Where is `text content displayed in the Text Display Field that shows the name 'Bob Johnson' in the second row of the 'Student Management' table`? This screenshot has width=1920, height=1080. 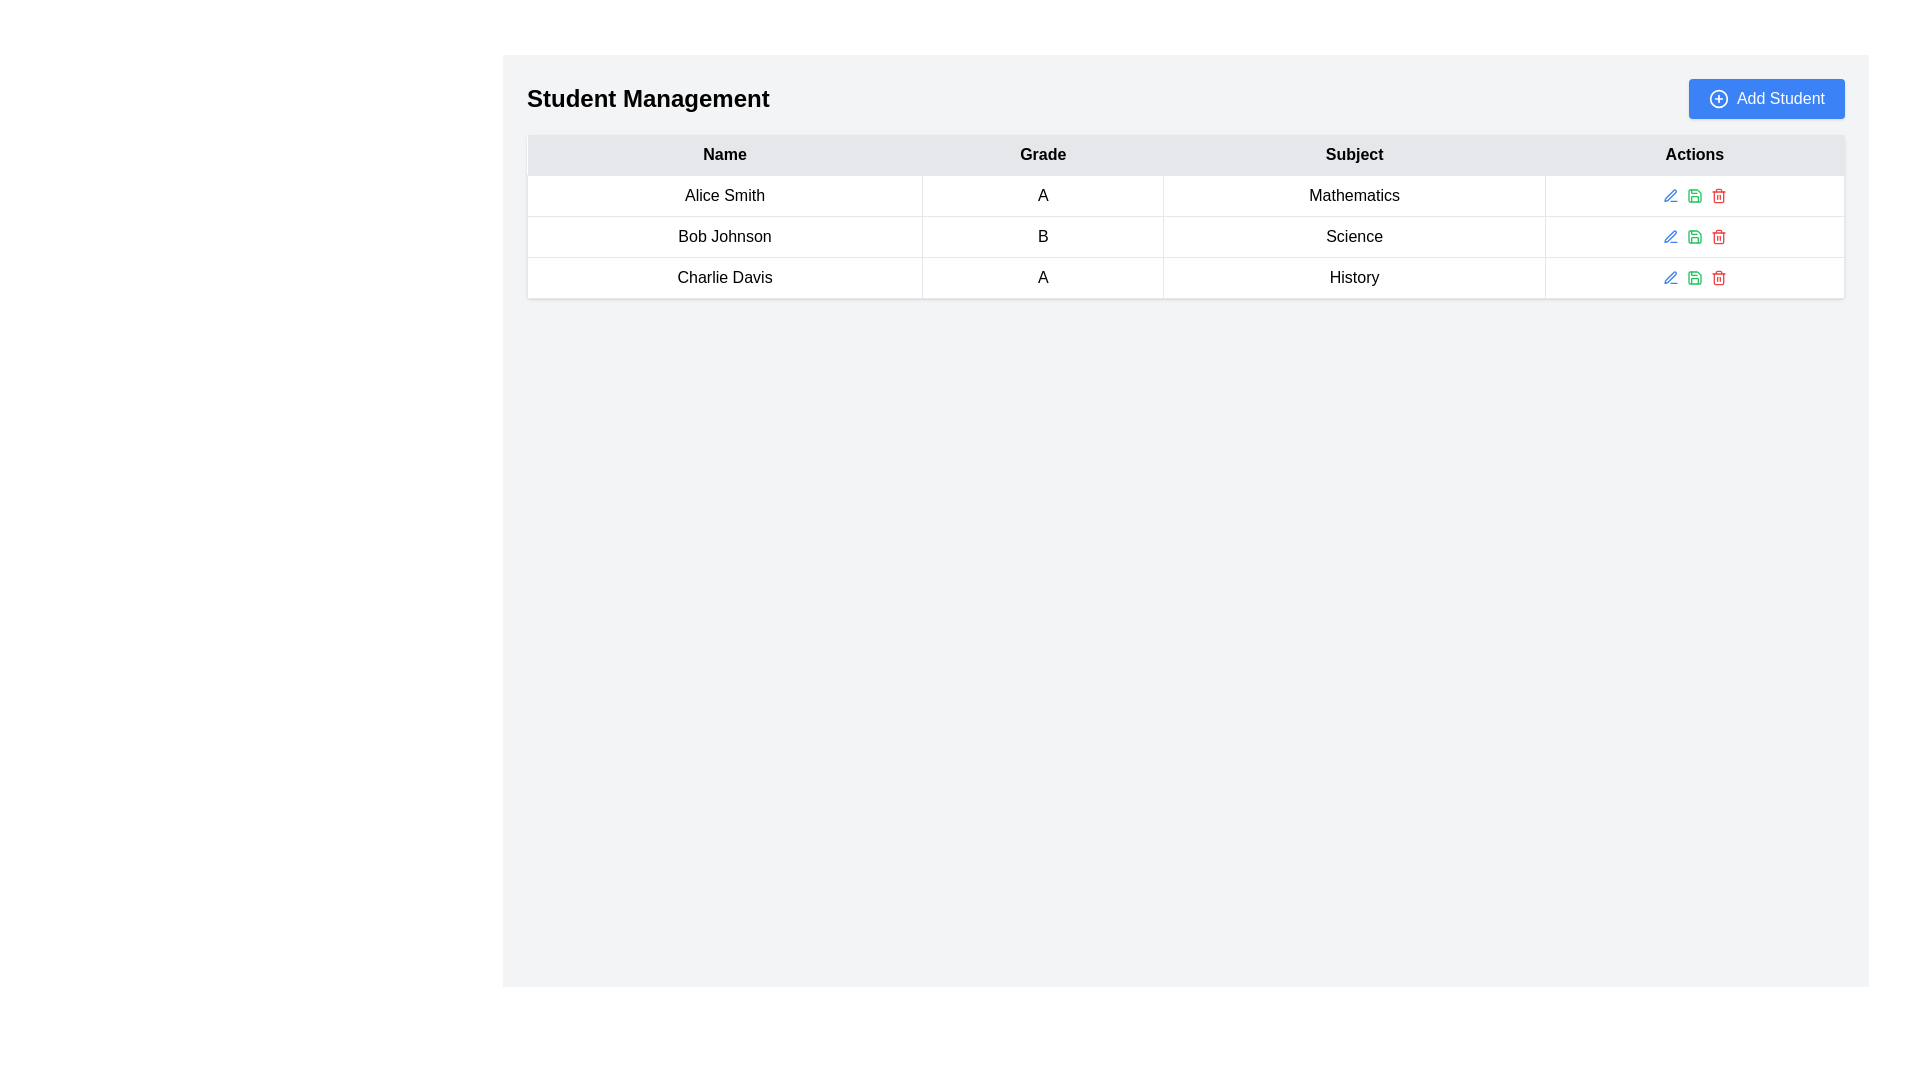
text content displayed in the Text Display Field that shows the name 'Bob Johnson' in the second row of the 'Student Management' table is located at coordinates (723, 235).